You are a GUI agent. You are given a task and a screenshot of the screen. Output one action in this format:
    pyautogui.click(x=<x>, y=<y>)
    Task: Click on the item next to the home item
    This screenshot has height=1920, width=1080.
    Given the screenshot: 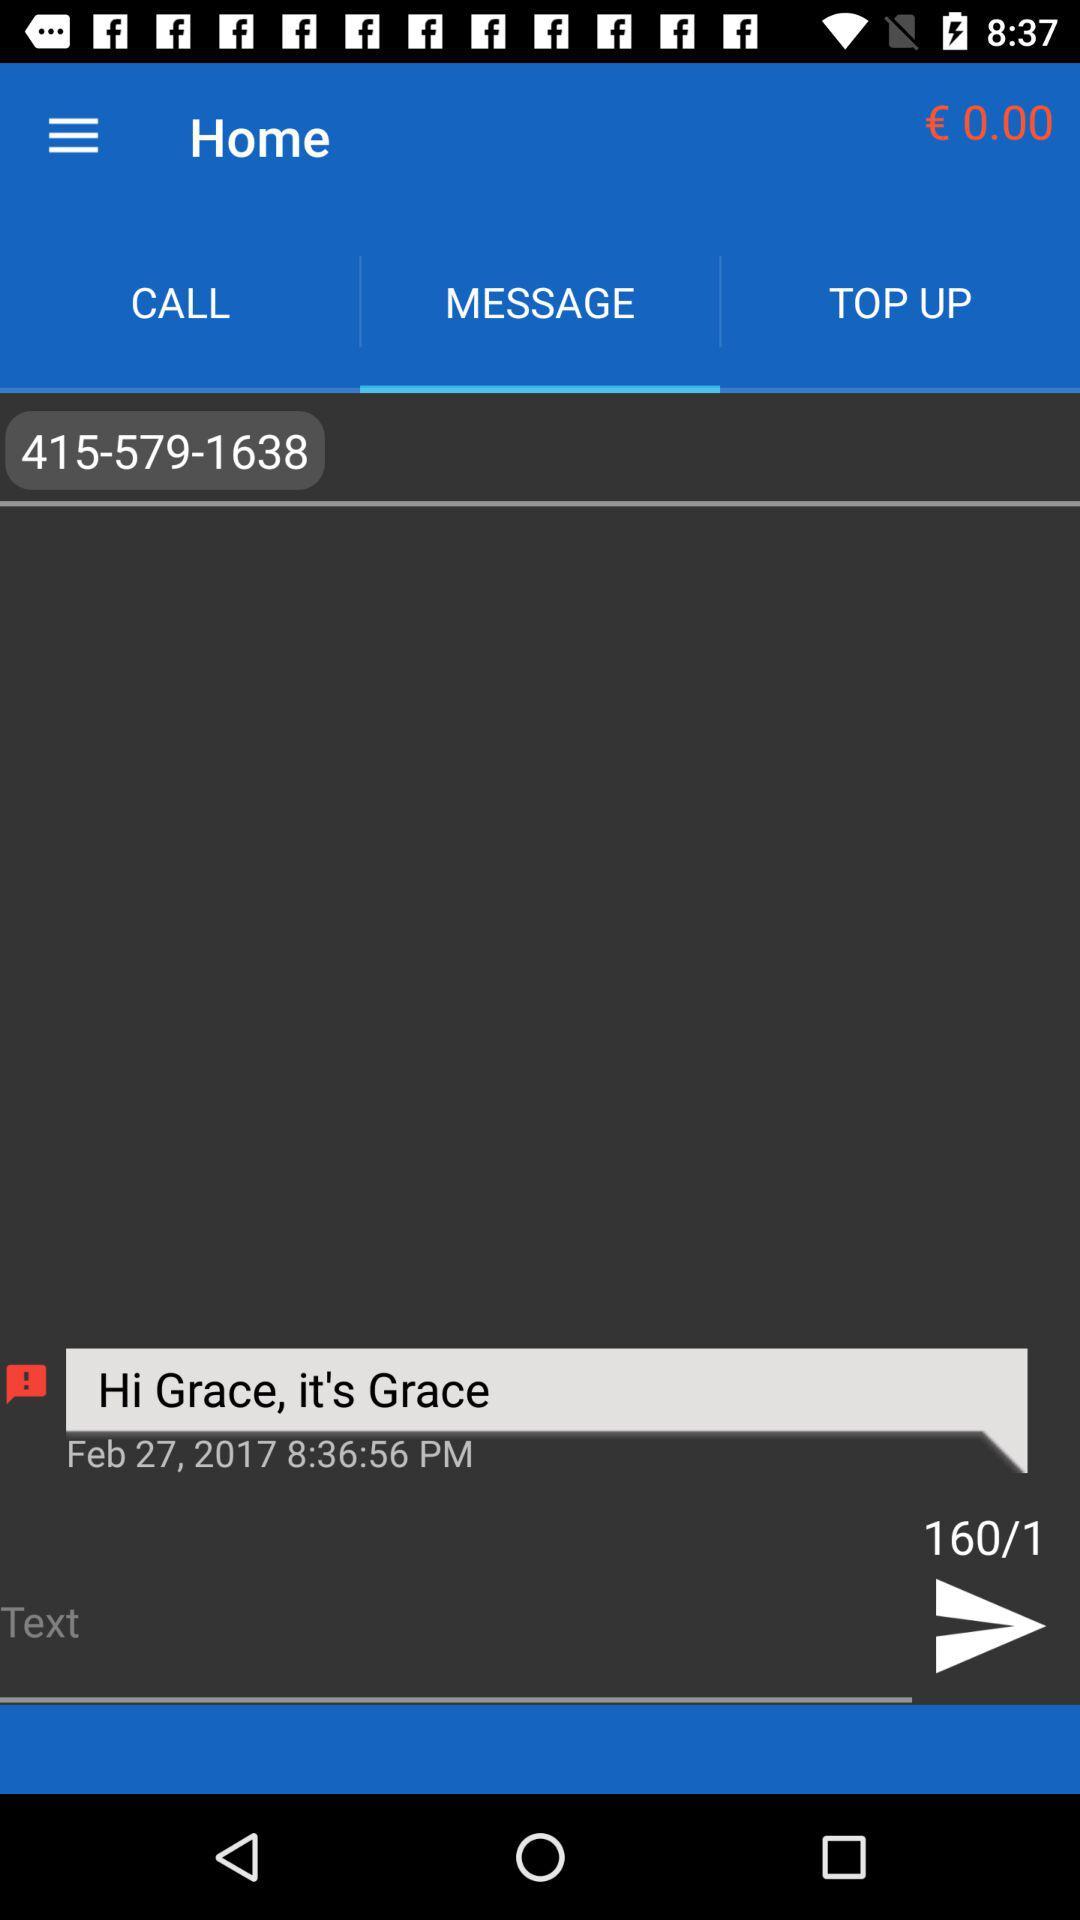 What is the action you would take?
    pyautogui.click(x=72, y=135)
    